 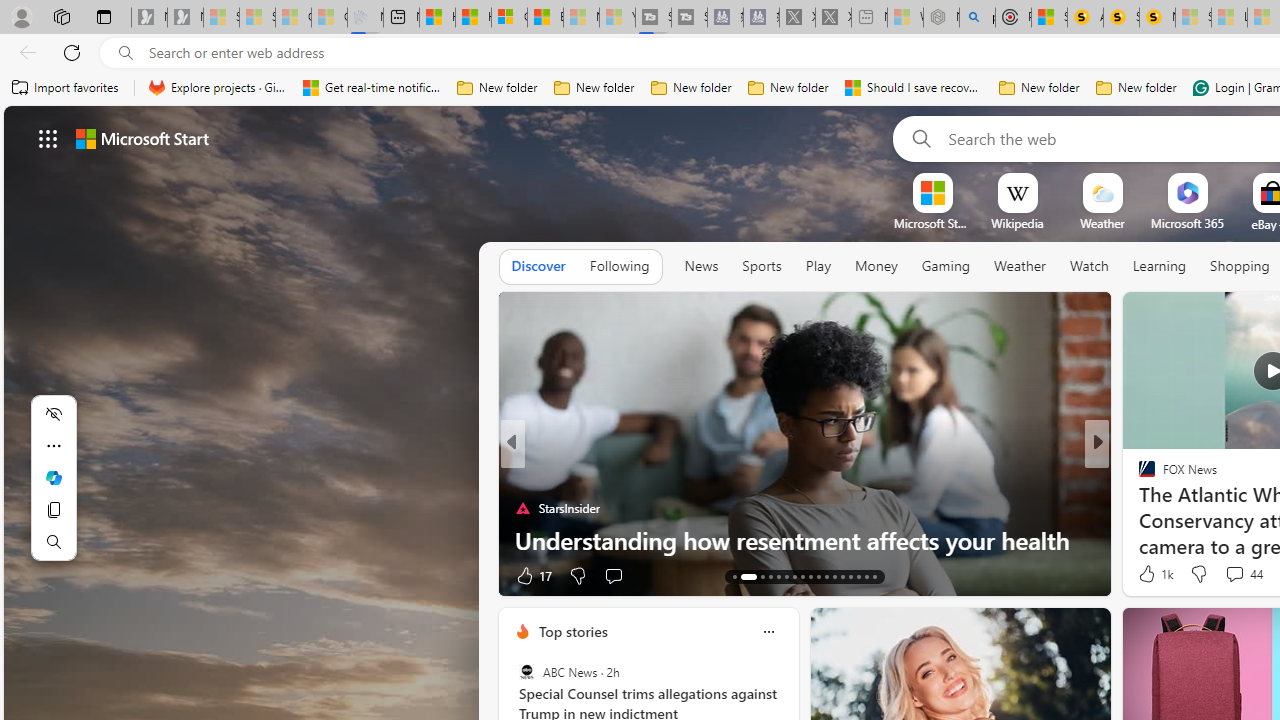 What do you see at coordinates (1138, 475) in the screenshot?
I see `'Woman'` at bounding box center [1138, 475].